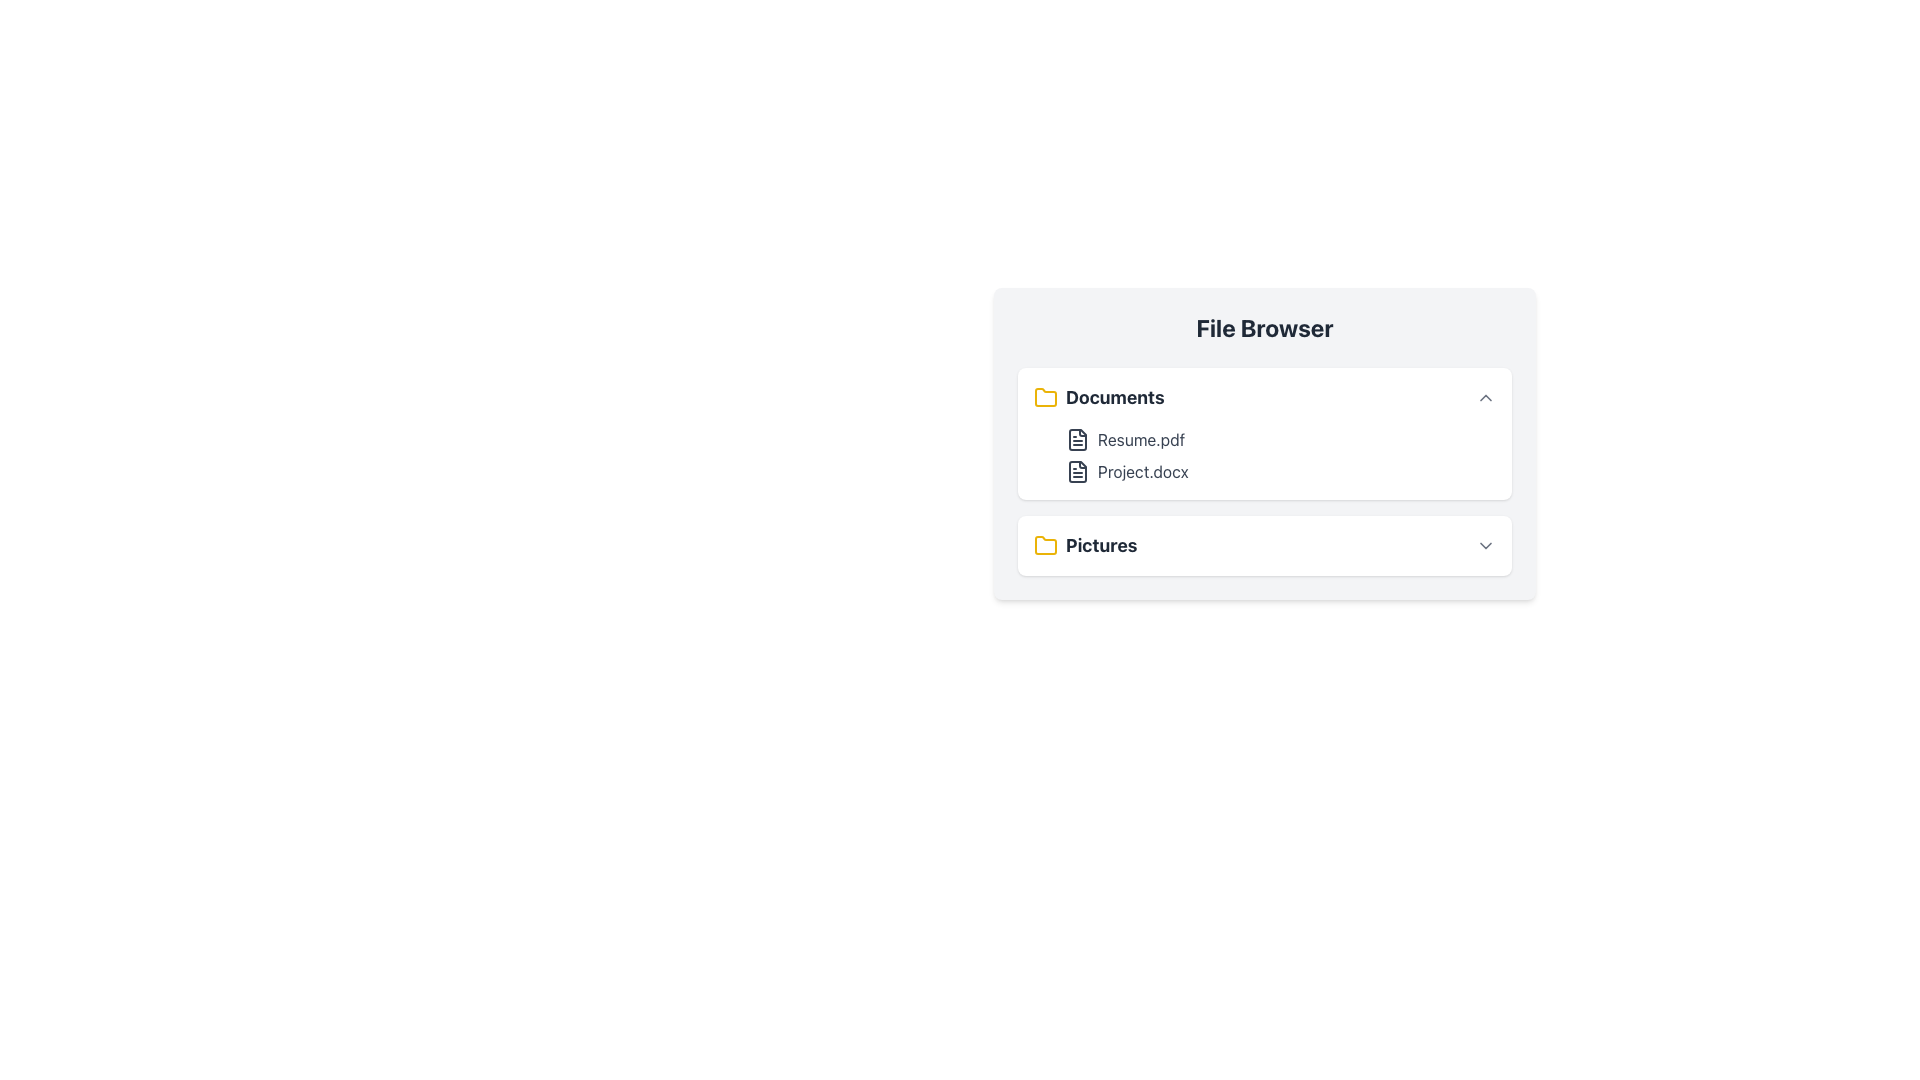  I want to click on the square-shaped document icon with a folded corner located at the top-left of the document representation under the 'Documents' category, next to 'Resume.pdf', so click(1077, 471).